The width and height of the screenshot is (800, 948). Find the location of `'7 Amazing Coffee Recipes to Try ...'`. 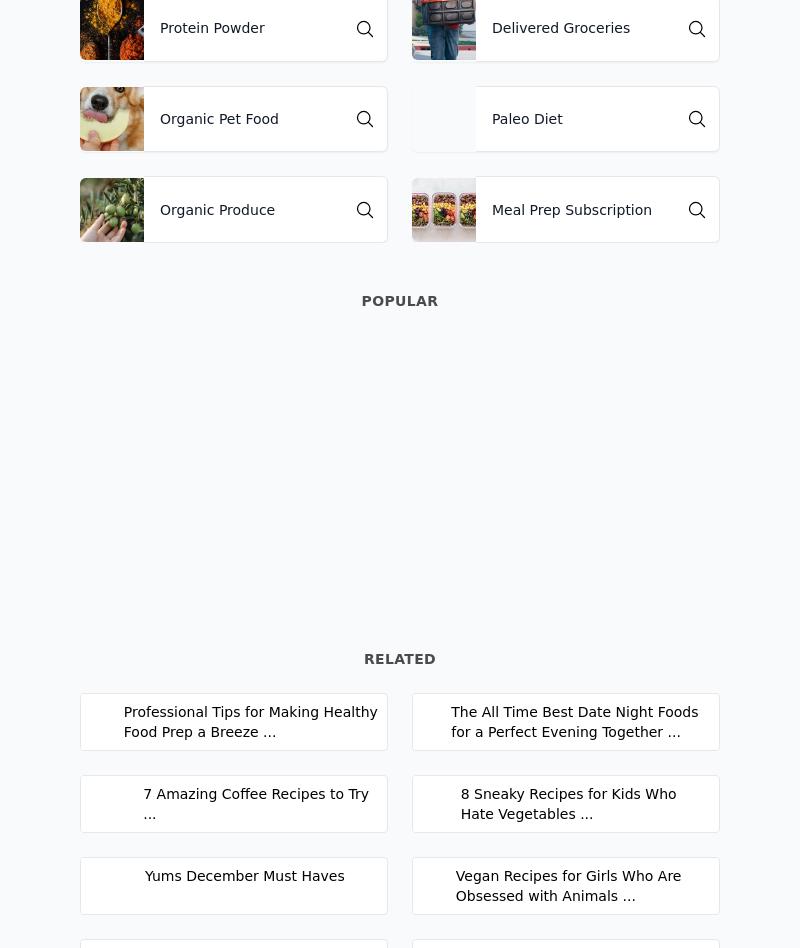

'7 Amazing Coffee Recipes to Try ...' is located at coordinates (255, 802).